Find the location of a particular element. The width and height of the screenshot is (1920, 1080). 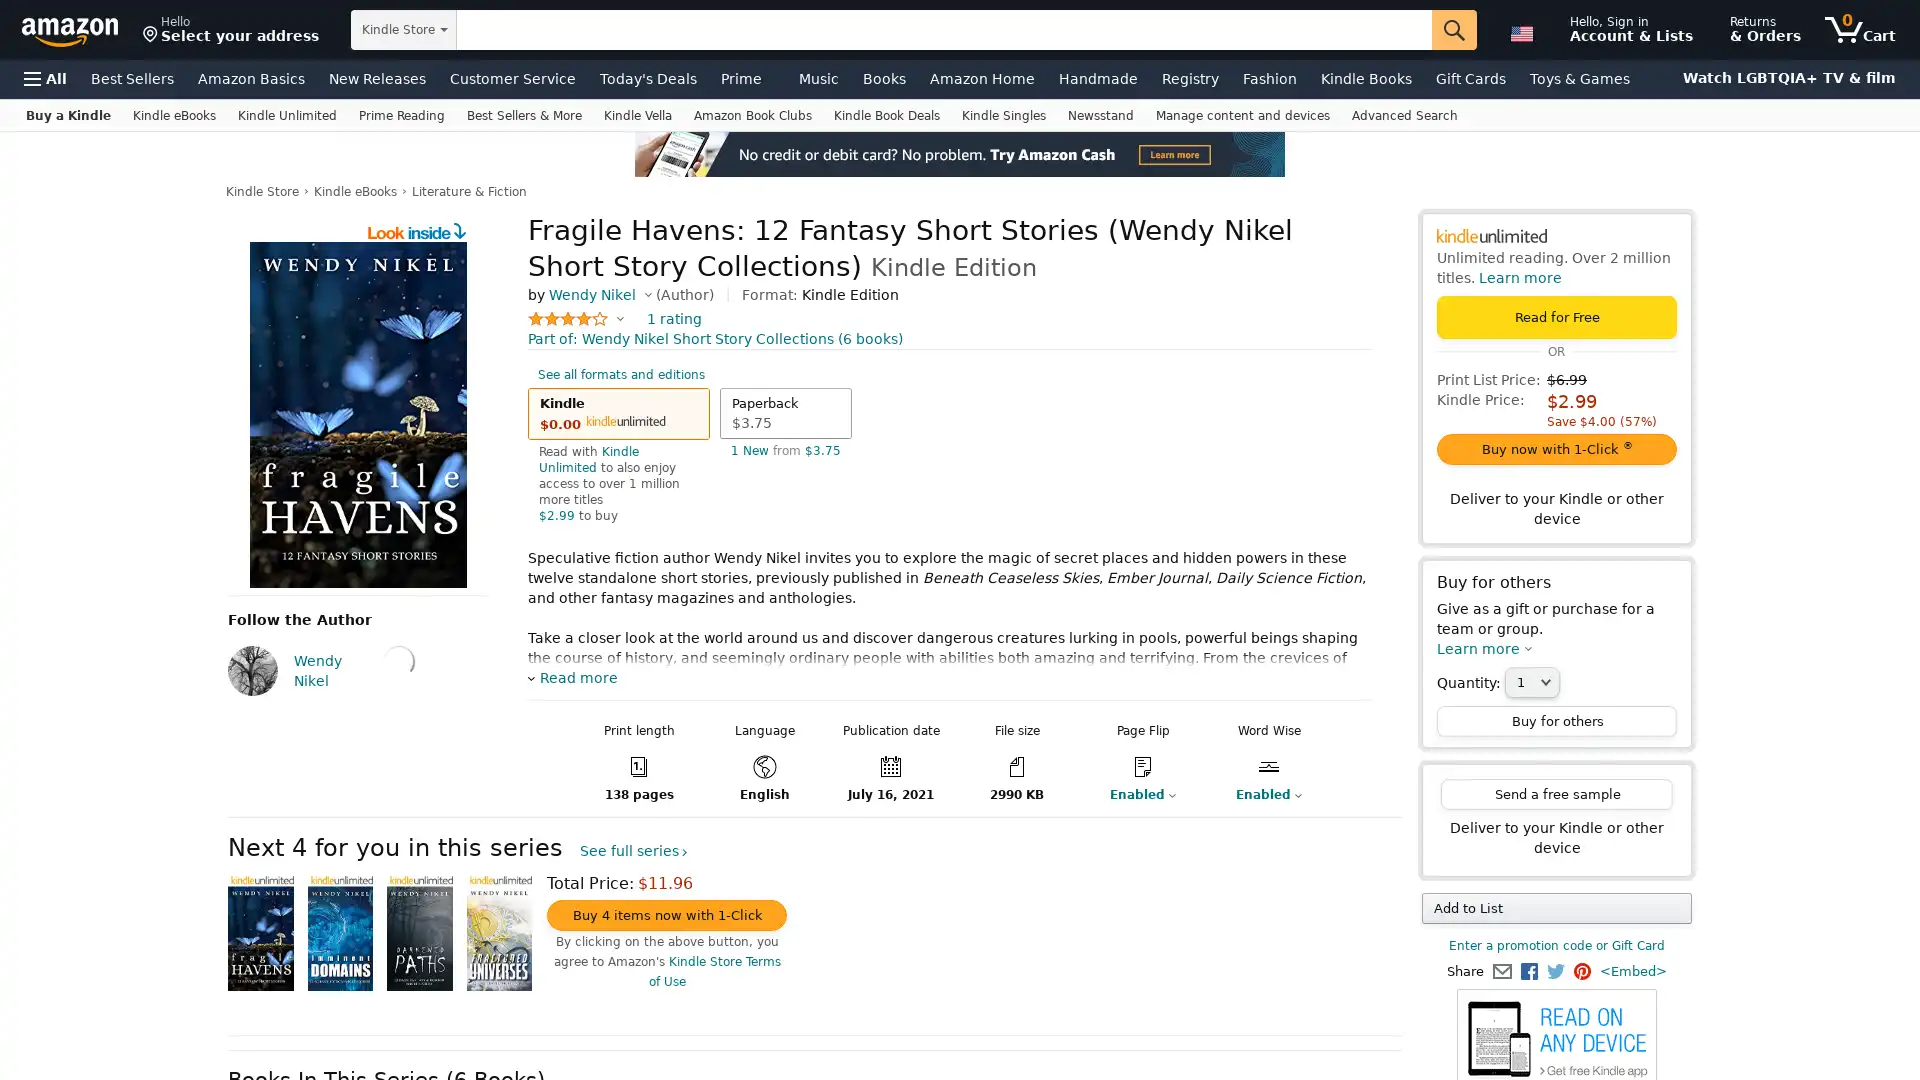

Buy for others is located at coordinates (1555, 721).